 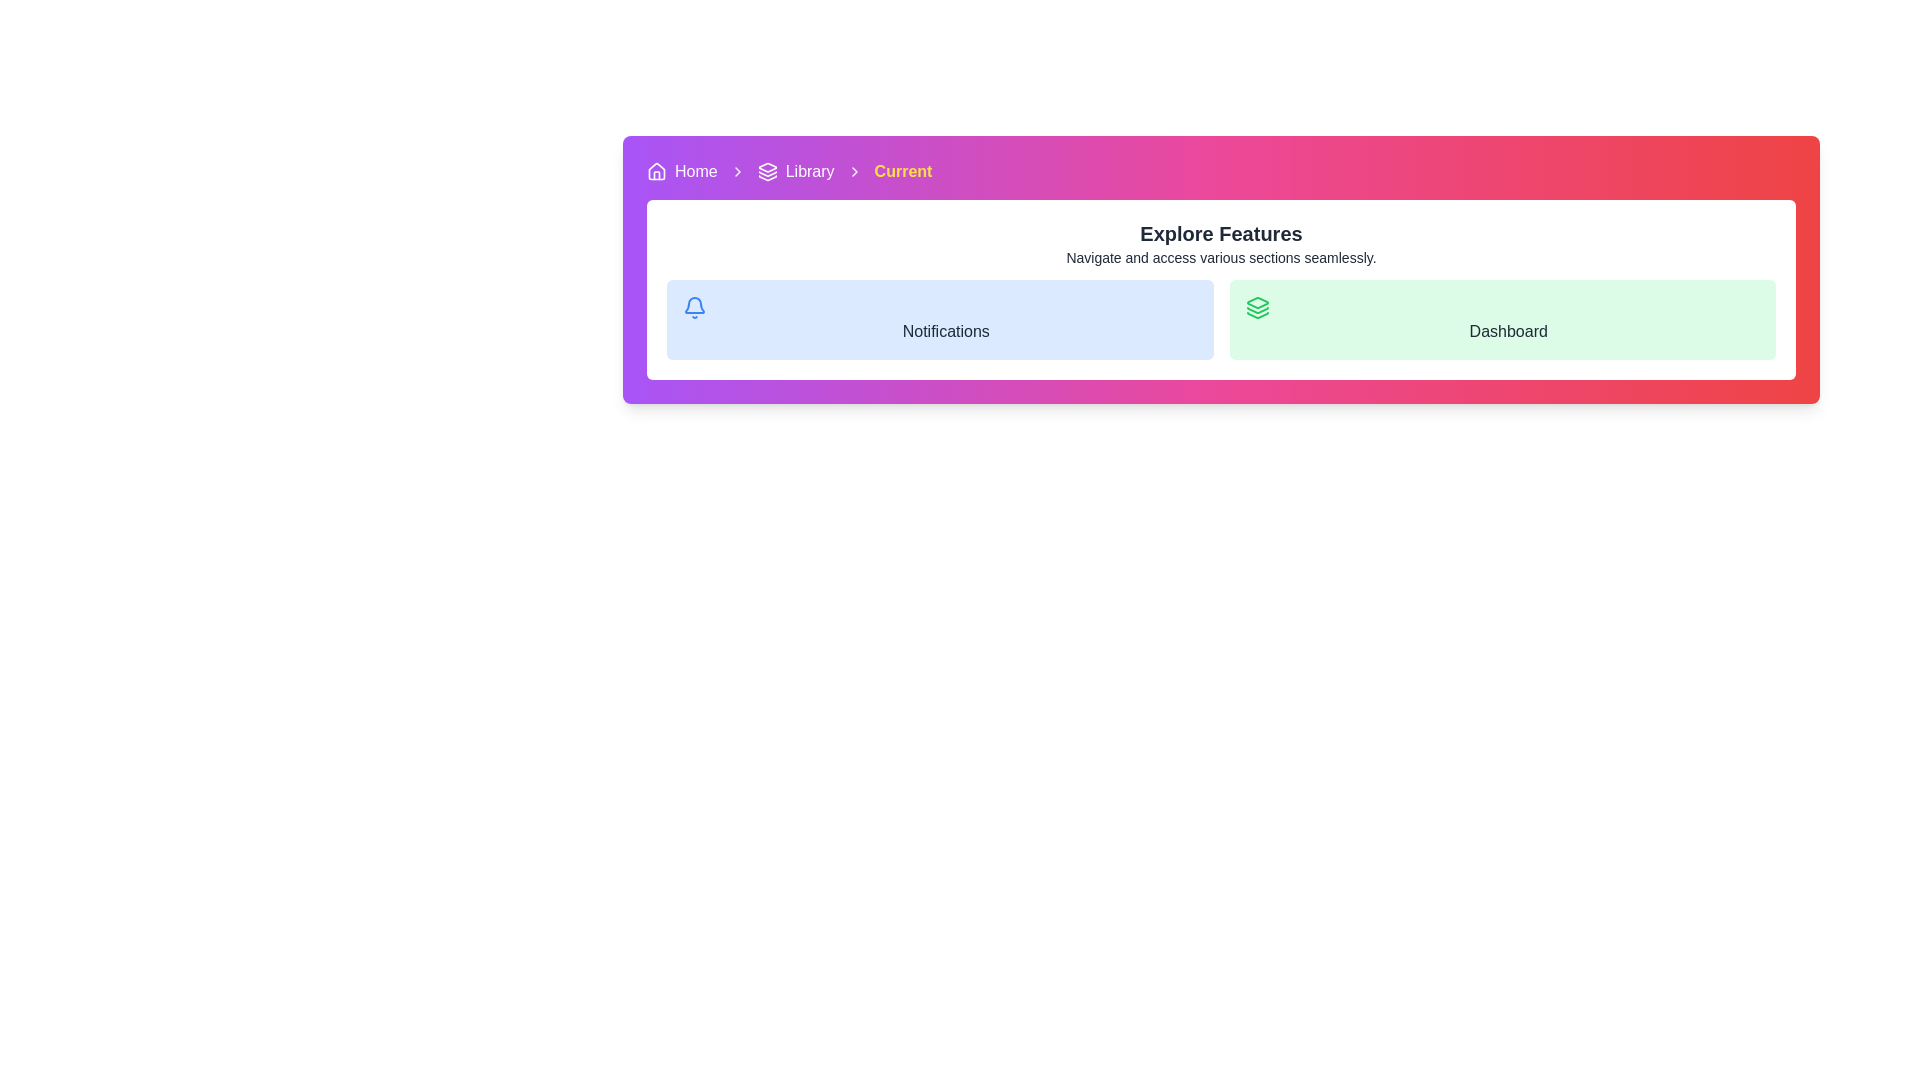 I want to click on the rightward-pointing chevron icon located in the breadcrumb navigation bar, positioned between 'Home' and 'Library', so click(x=736, y=171).